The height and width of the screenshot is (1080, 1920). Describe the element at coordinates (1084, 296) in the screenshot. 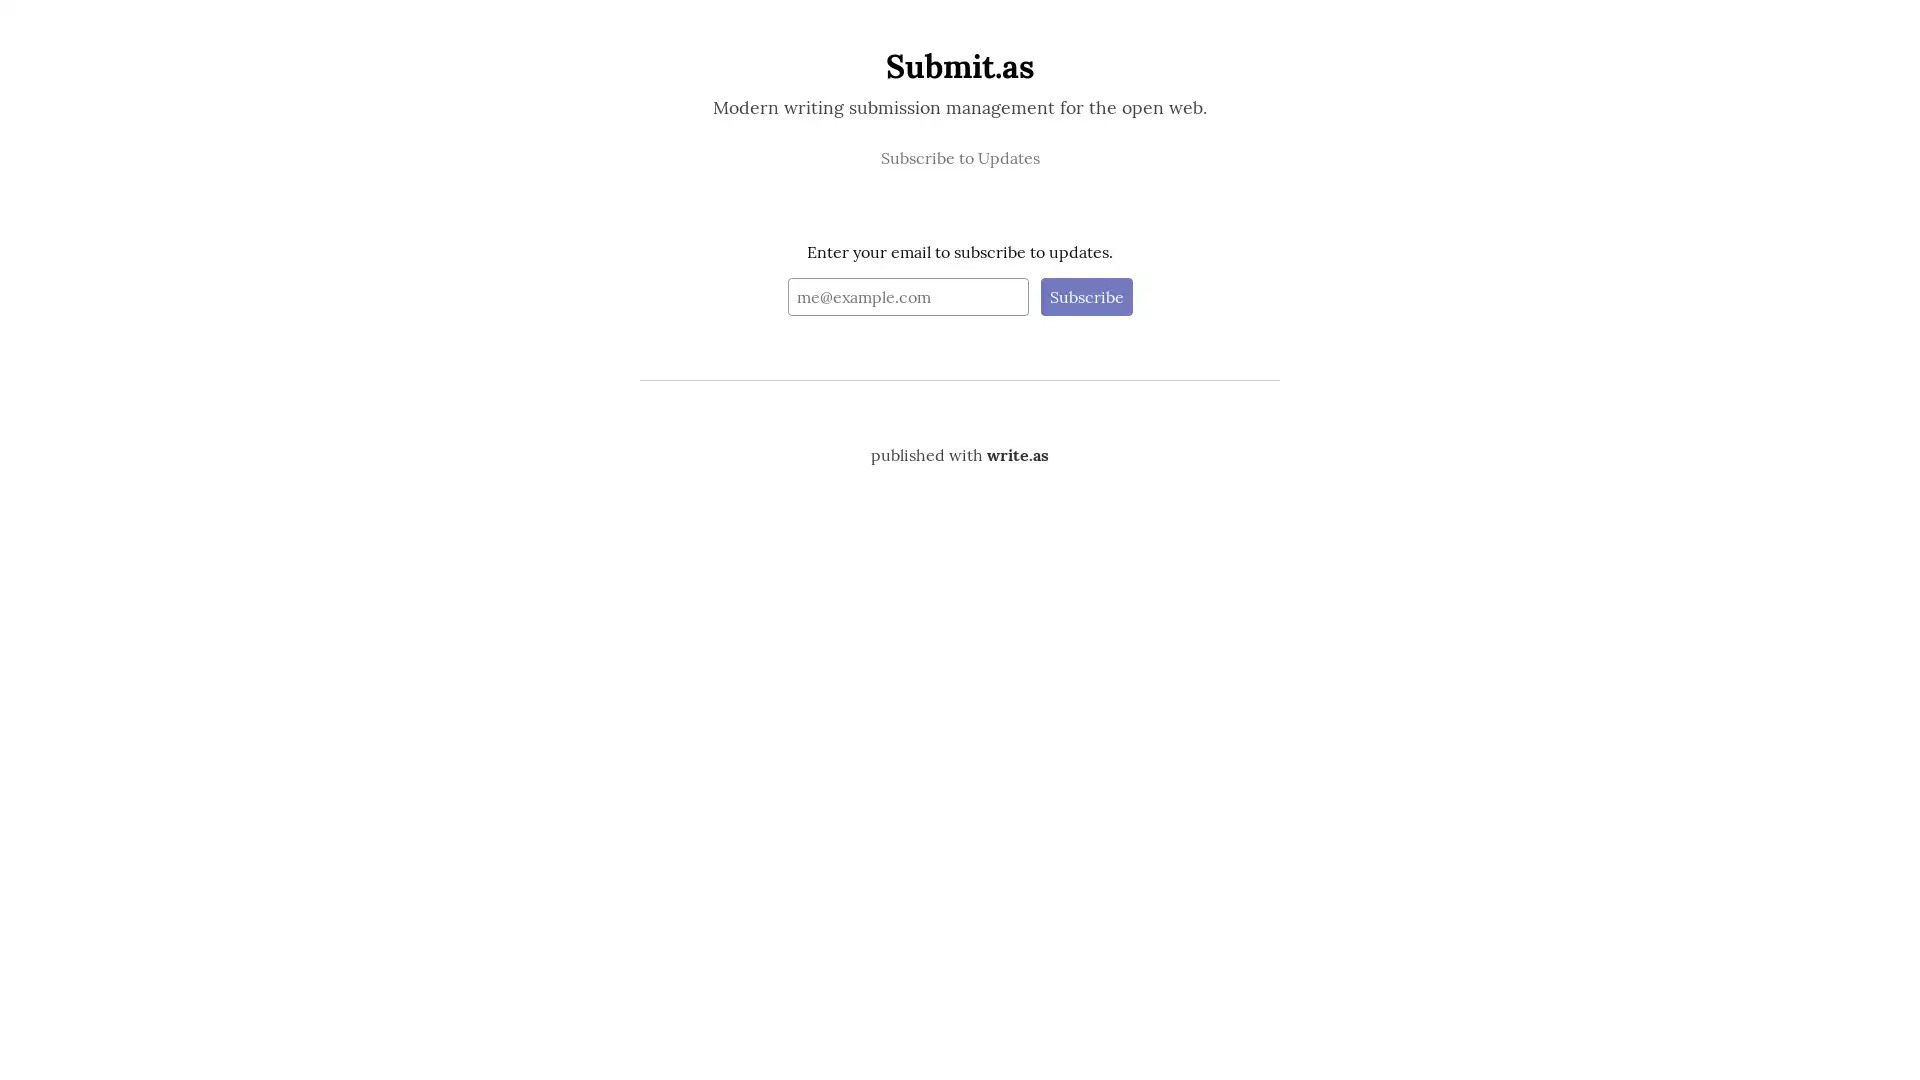

I see `Subscribe` at that location.